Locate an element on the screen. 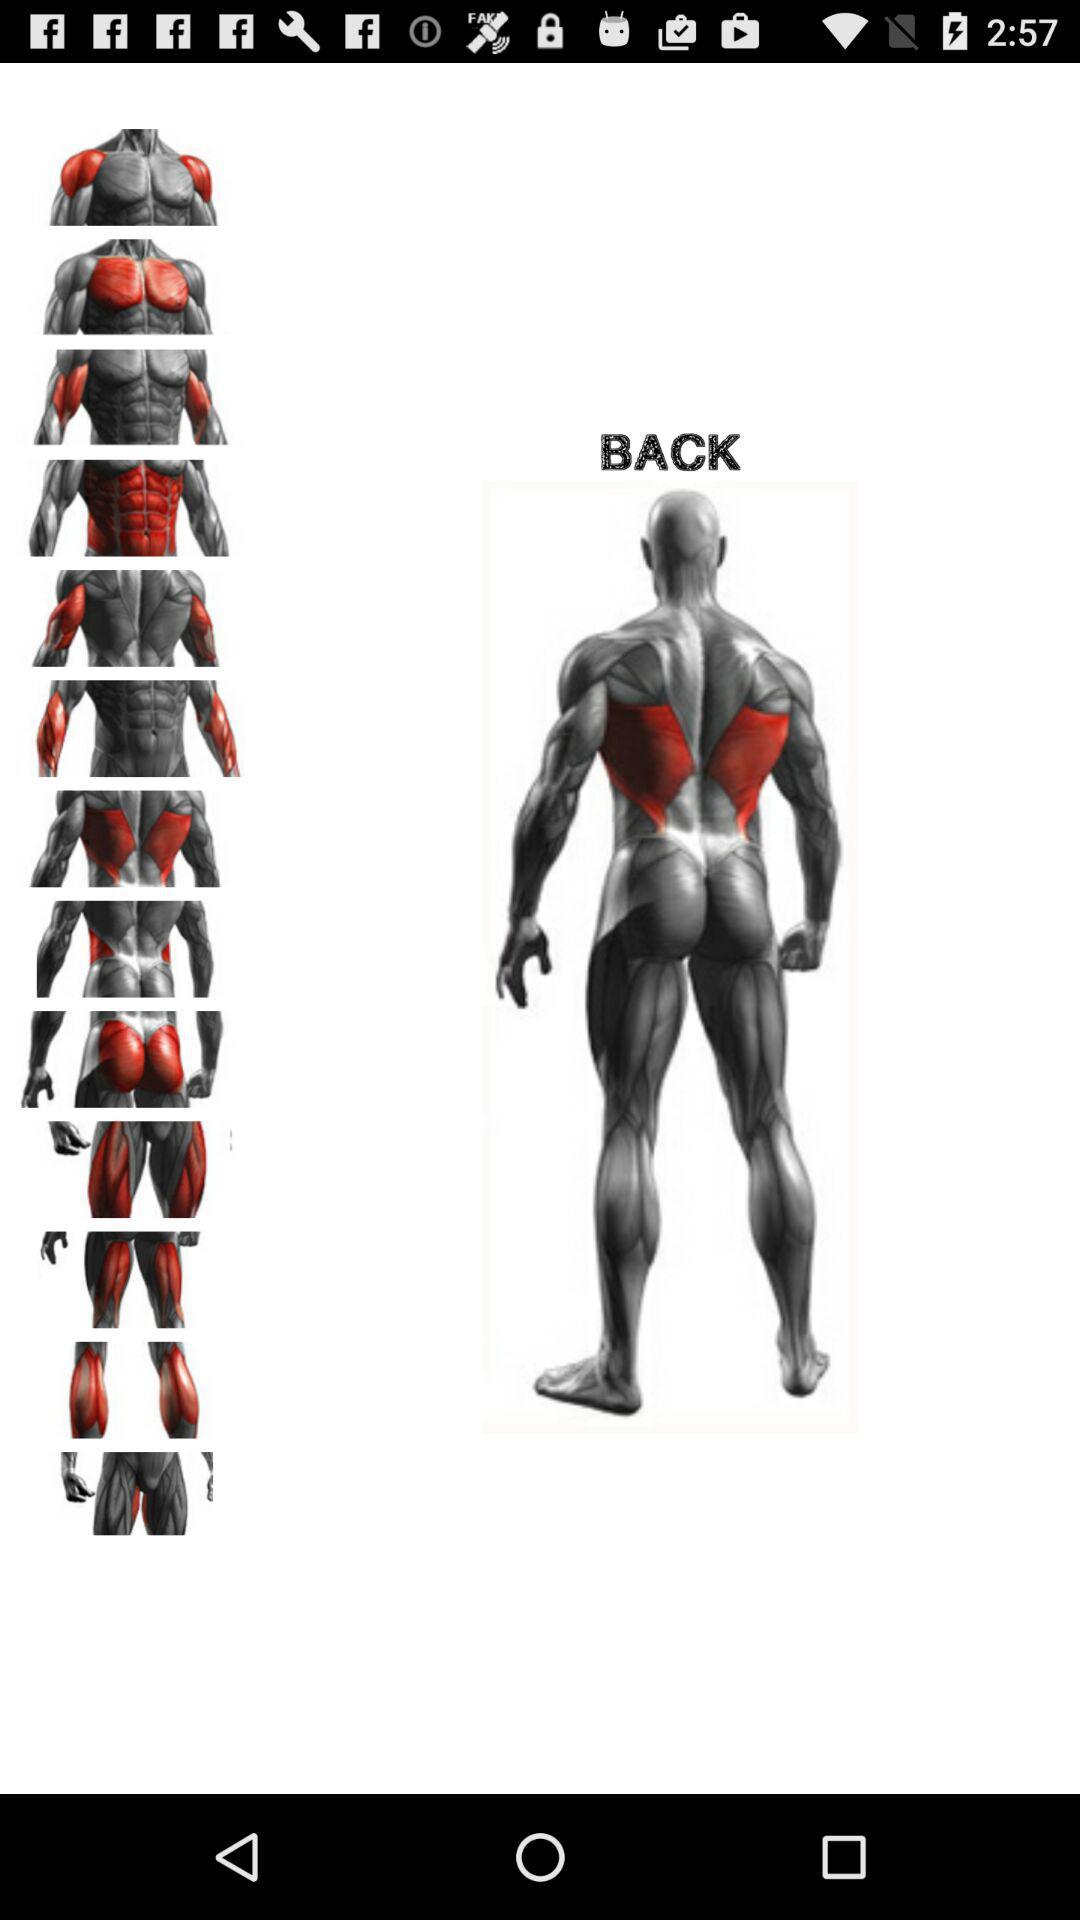 This screenshot has width=1080, height=1920. abs is located at coordinates (131, 720).